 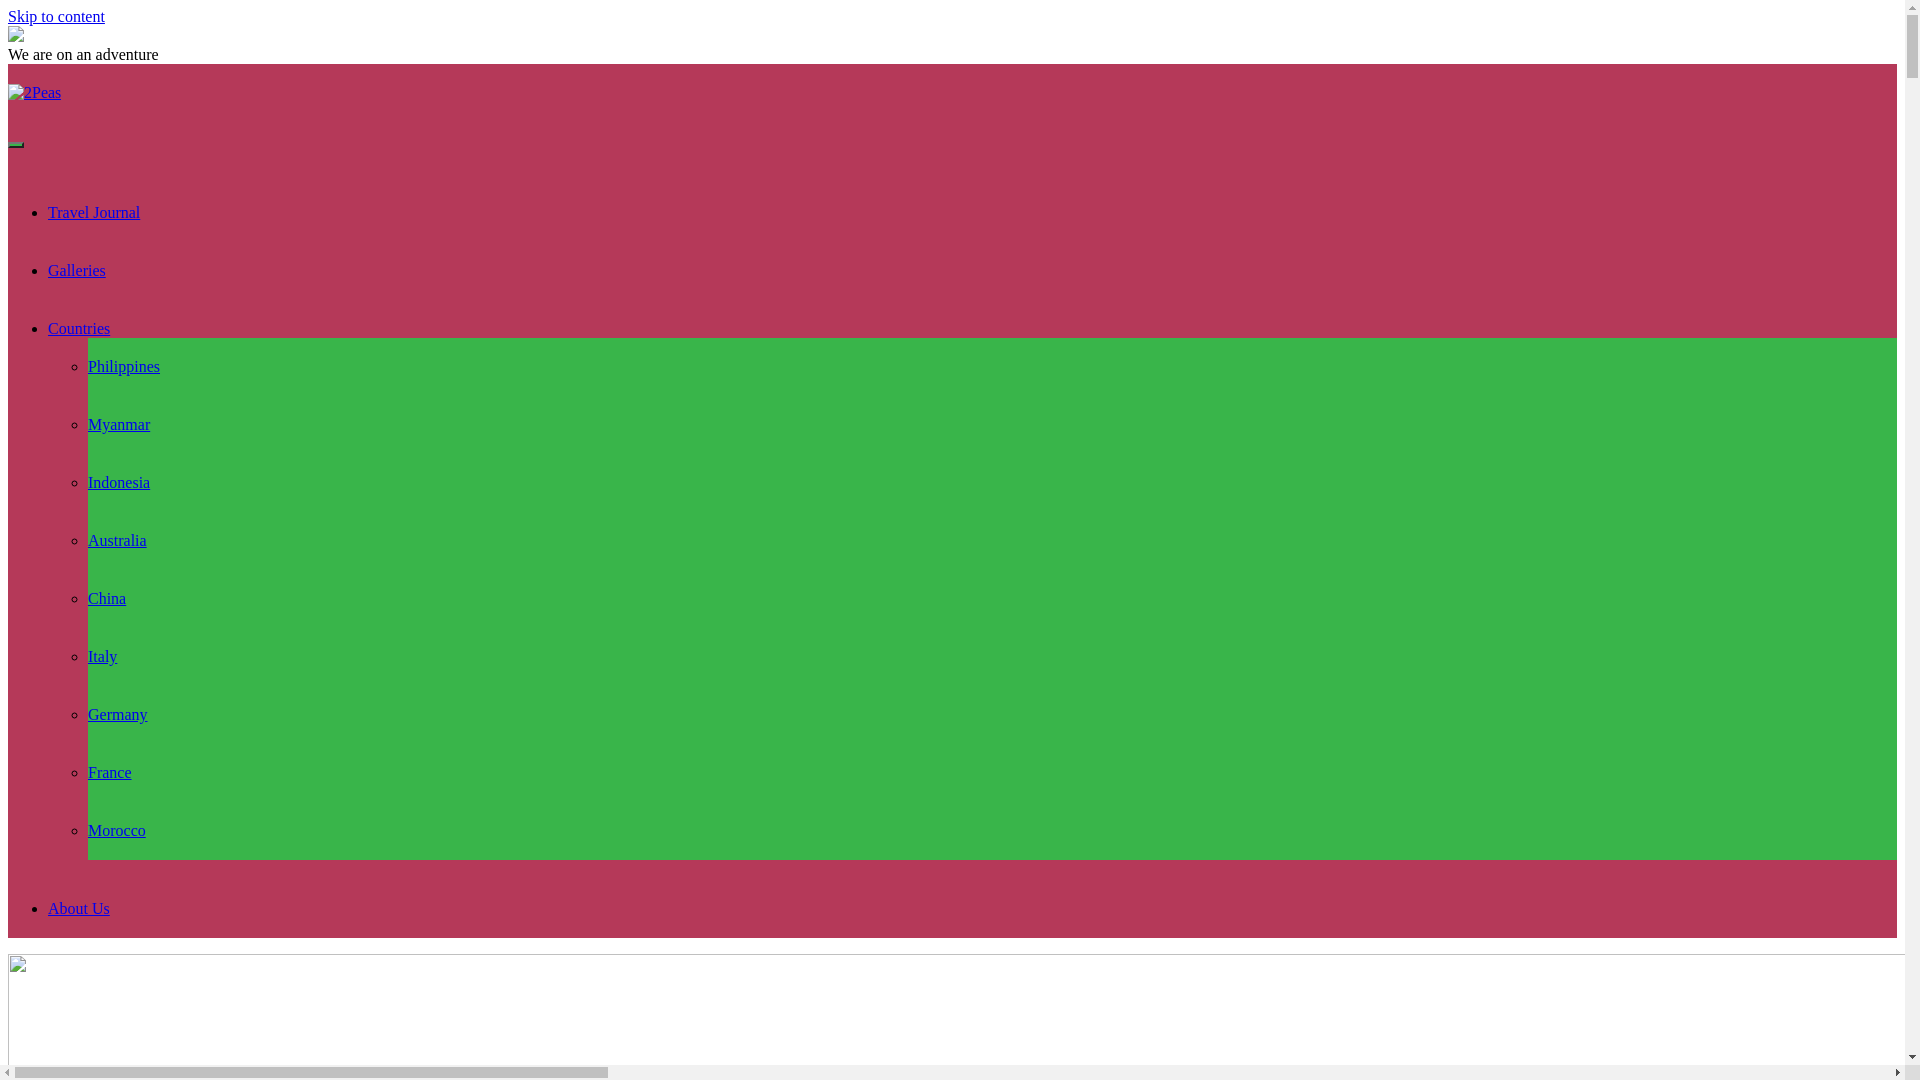 What do you see at coordinates (78, 908) in the screenshot?
I see `'About Us'` at bounding box center [78, 908].